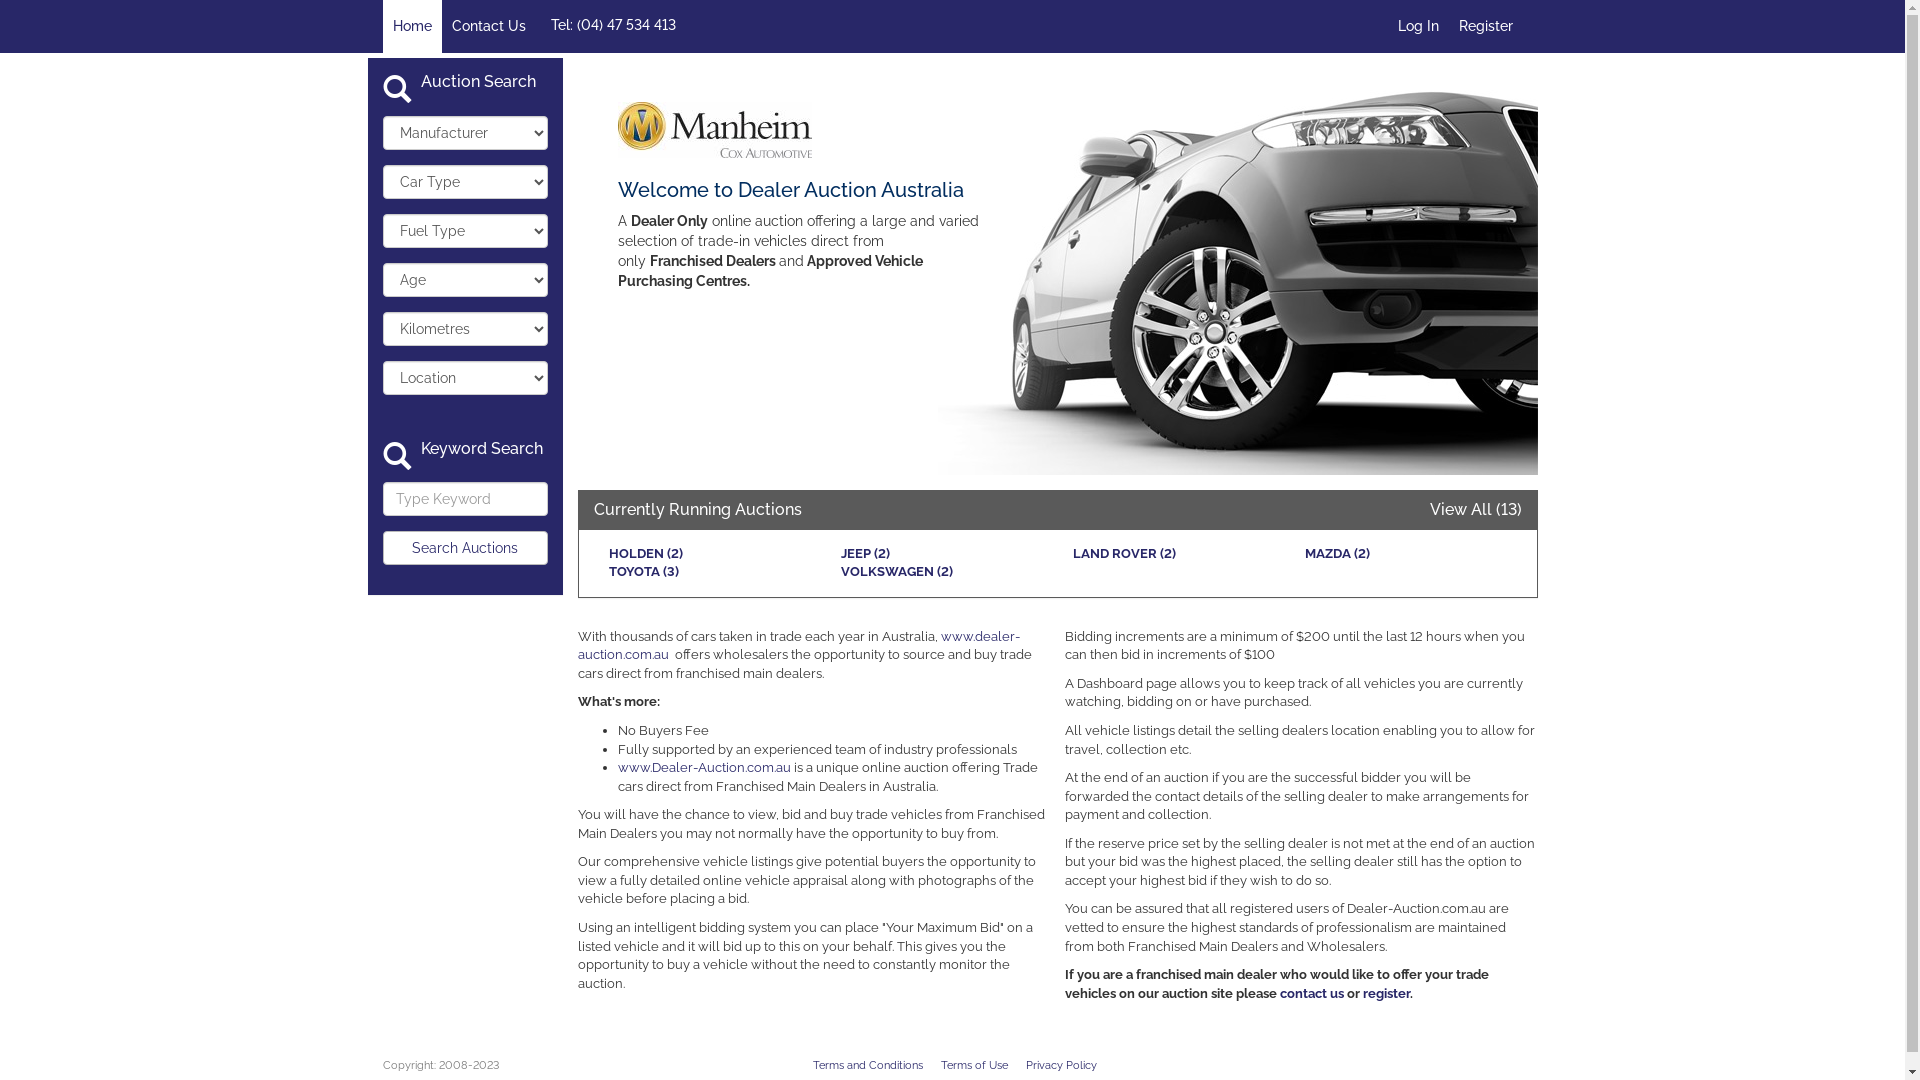  What do you see at coordinates (607, 571) in the screenshot?
I see `'TOYOTA (3)'` at bounding box center [607, 571].